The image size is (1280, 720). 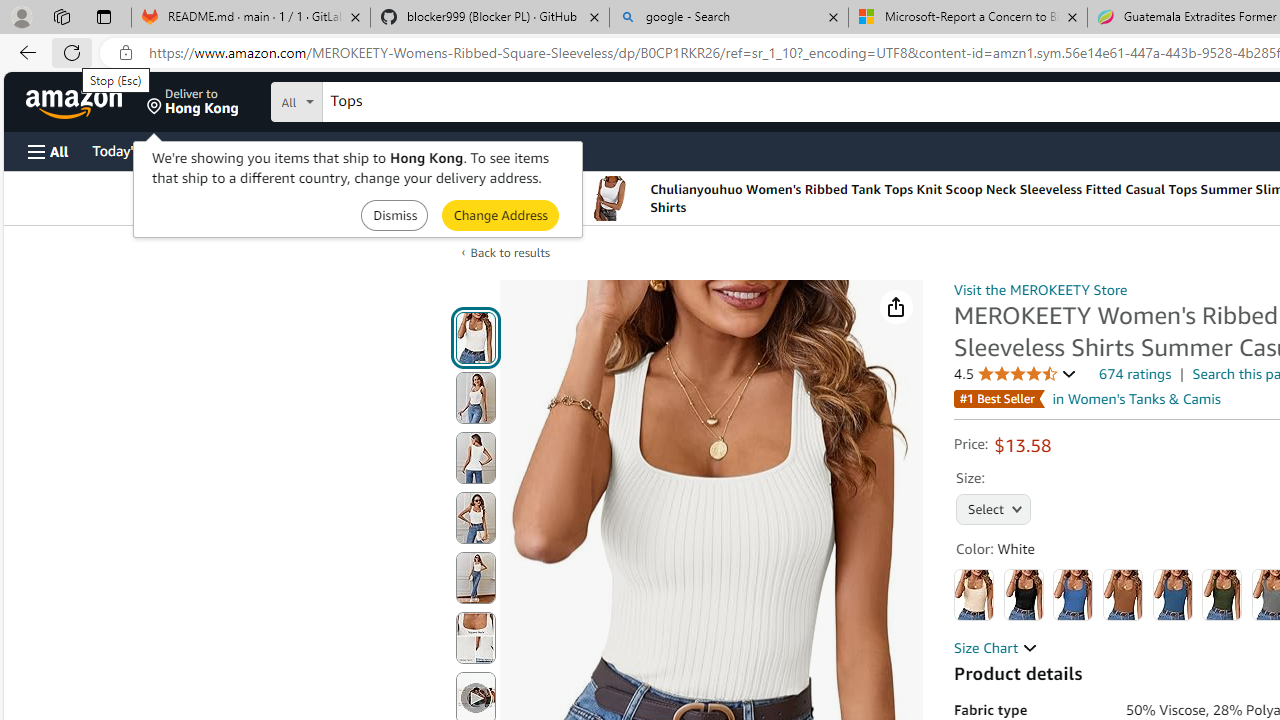 What do you see at coordinates (1072, 594) in the screenshot?
I see `'Blue'` at bounding box center [1072, 594].